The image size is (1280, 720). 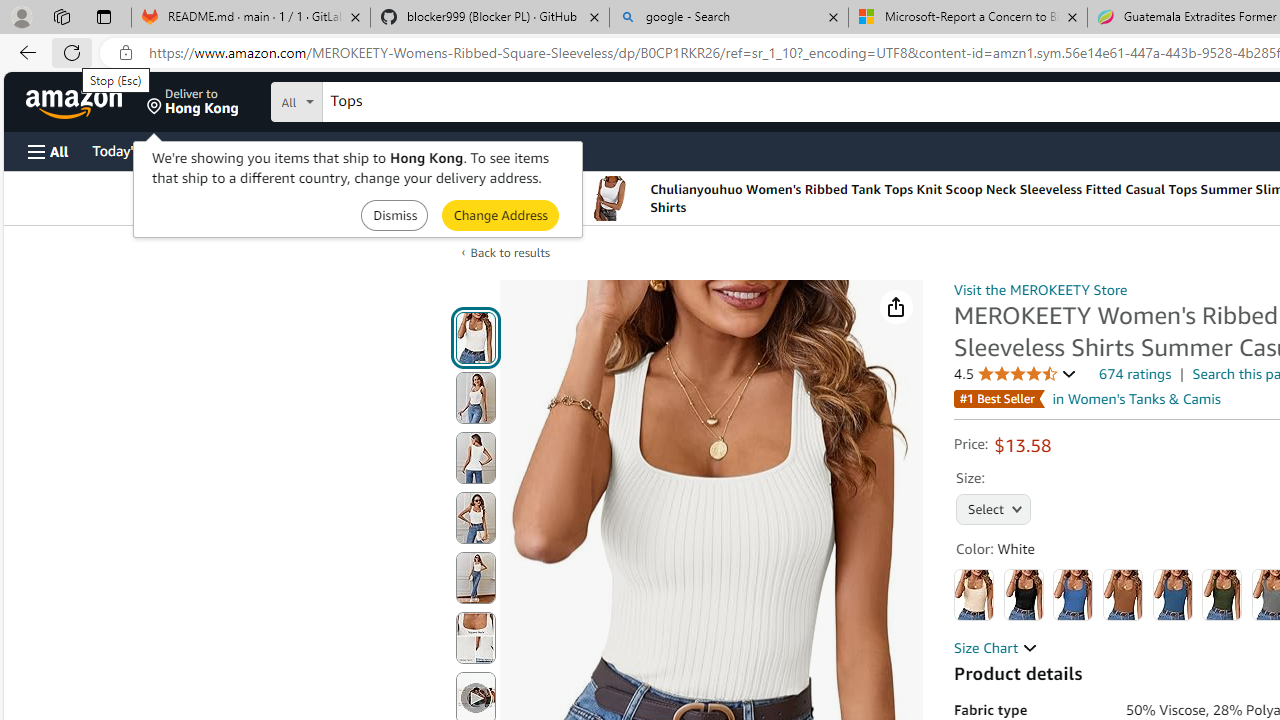 What do you see at coordinates (1072, 594) in the screenshot?
I see `'Blue'` at bounding box center [1072, 594].